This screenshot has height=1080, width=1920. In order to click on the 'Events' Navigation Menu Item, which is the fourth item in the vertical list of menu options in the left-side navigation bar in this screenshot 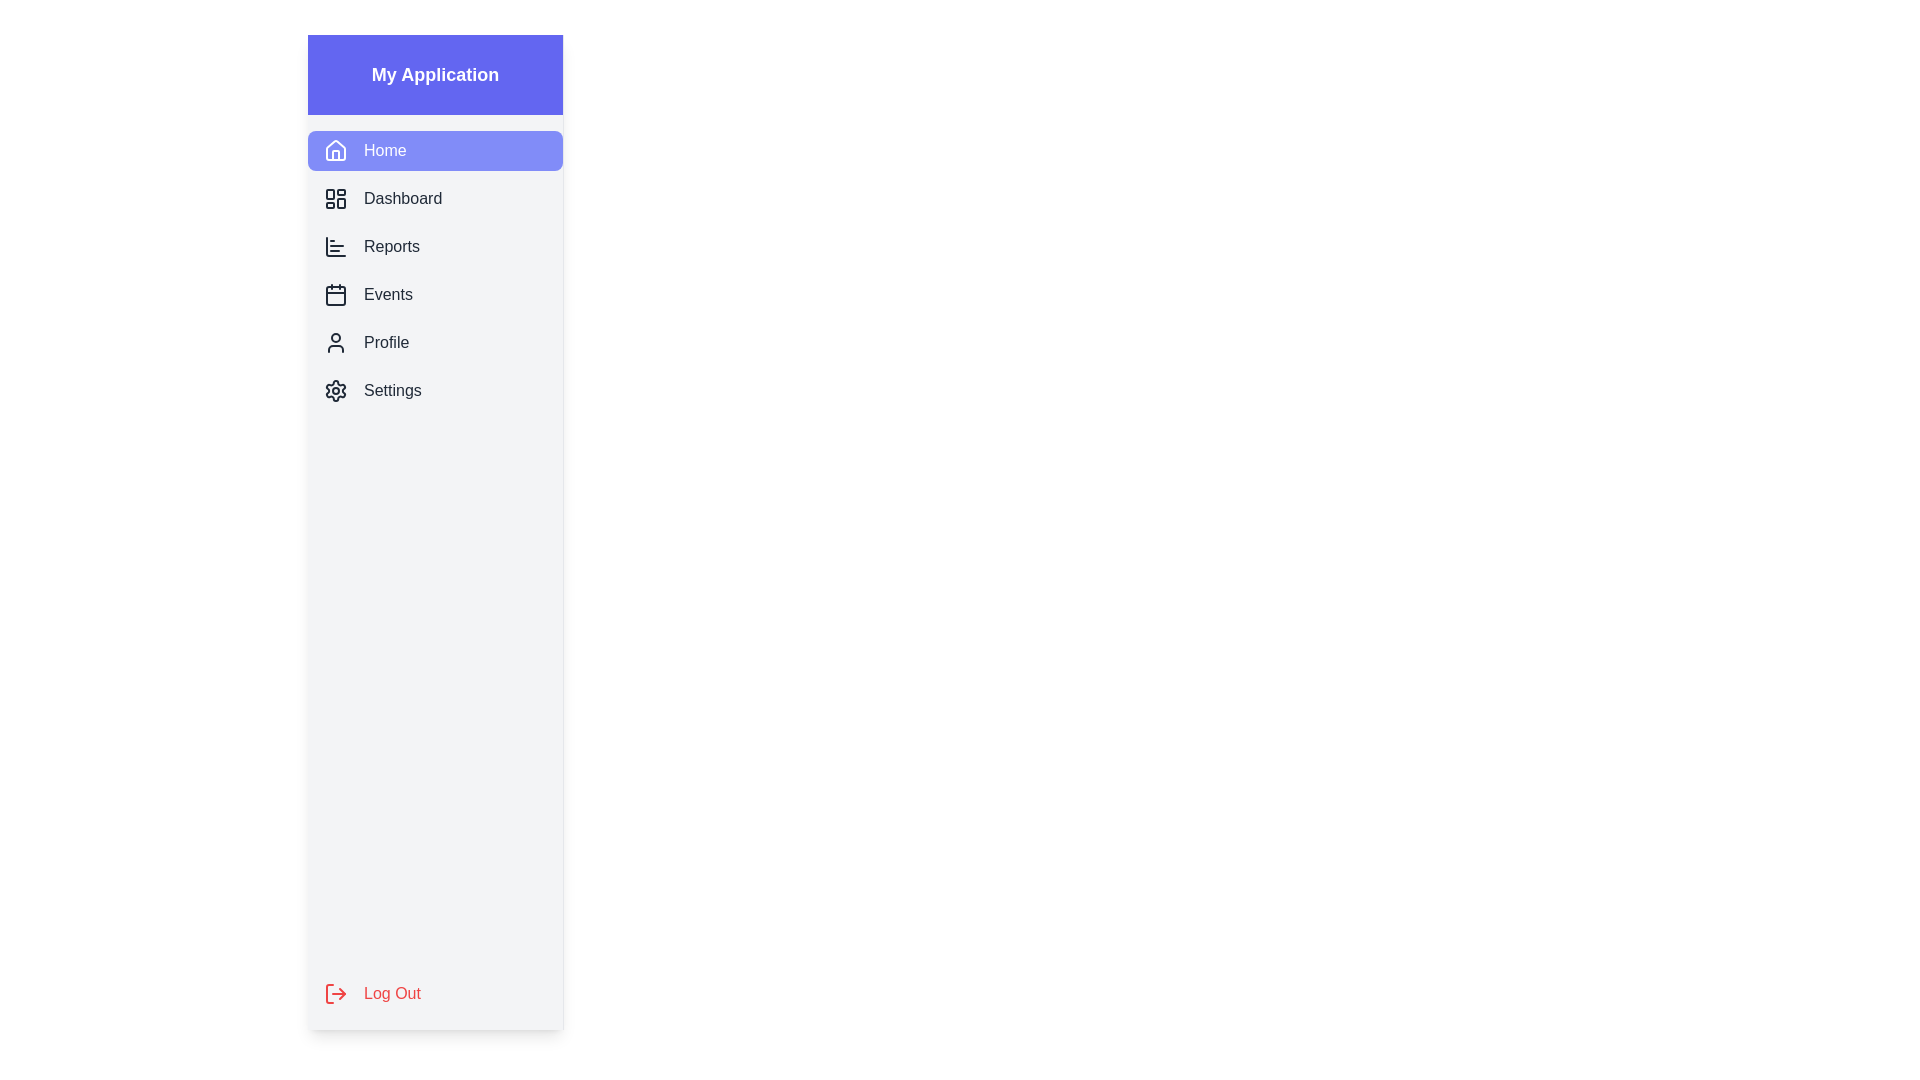, I will do `click(434, 294)`.